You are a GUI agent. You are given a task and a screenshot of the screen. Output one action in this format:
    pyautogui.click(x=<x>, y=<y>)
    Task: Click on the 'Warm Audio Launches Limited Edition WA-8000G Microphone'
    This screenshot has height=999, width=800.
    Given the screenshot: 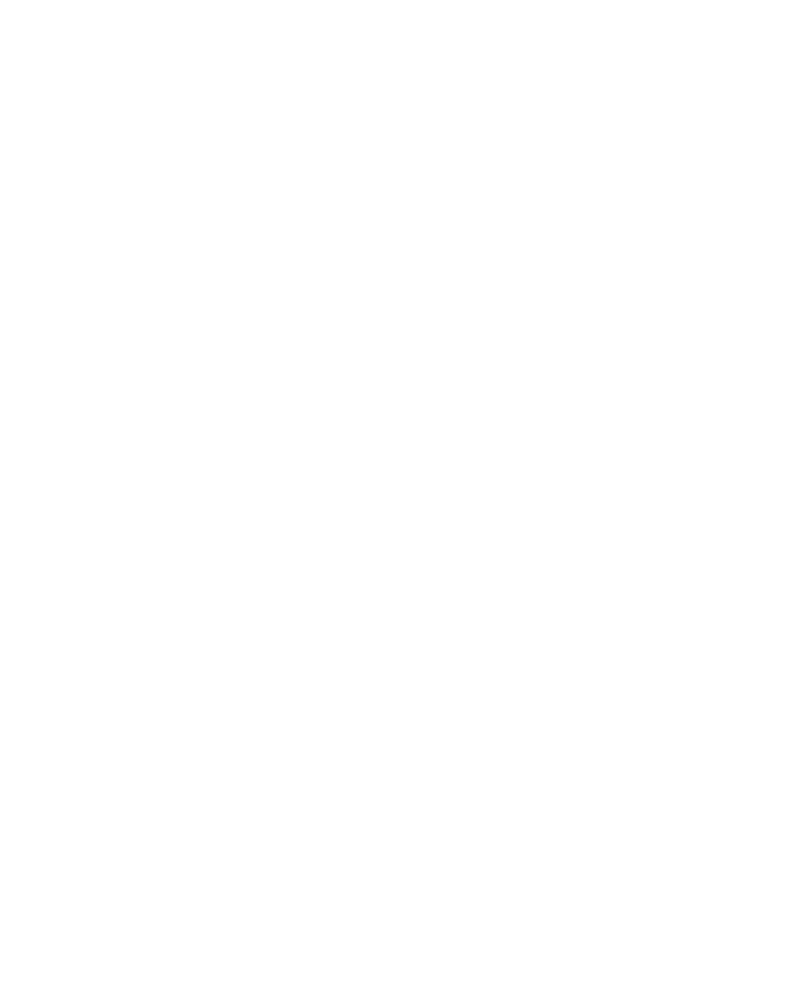 What is the action you would take?
    pyautogui.click(x=330, y=899)
    